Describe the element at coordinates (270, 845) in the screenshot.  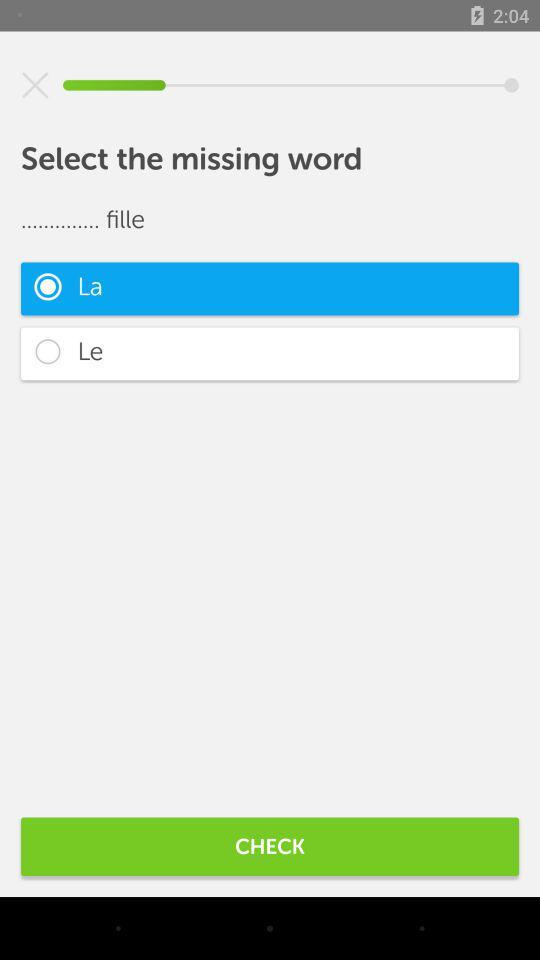
I see `the check item` at that location.